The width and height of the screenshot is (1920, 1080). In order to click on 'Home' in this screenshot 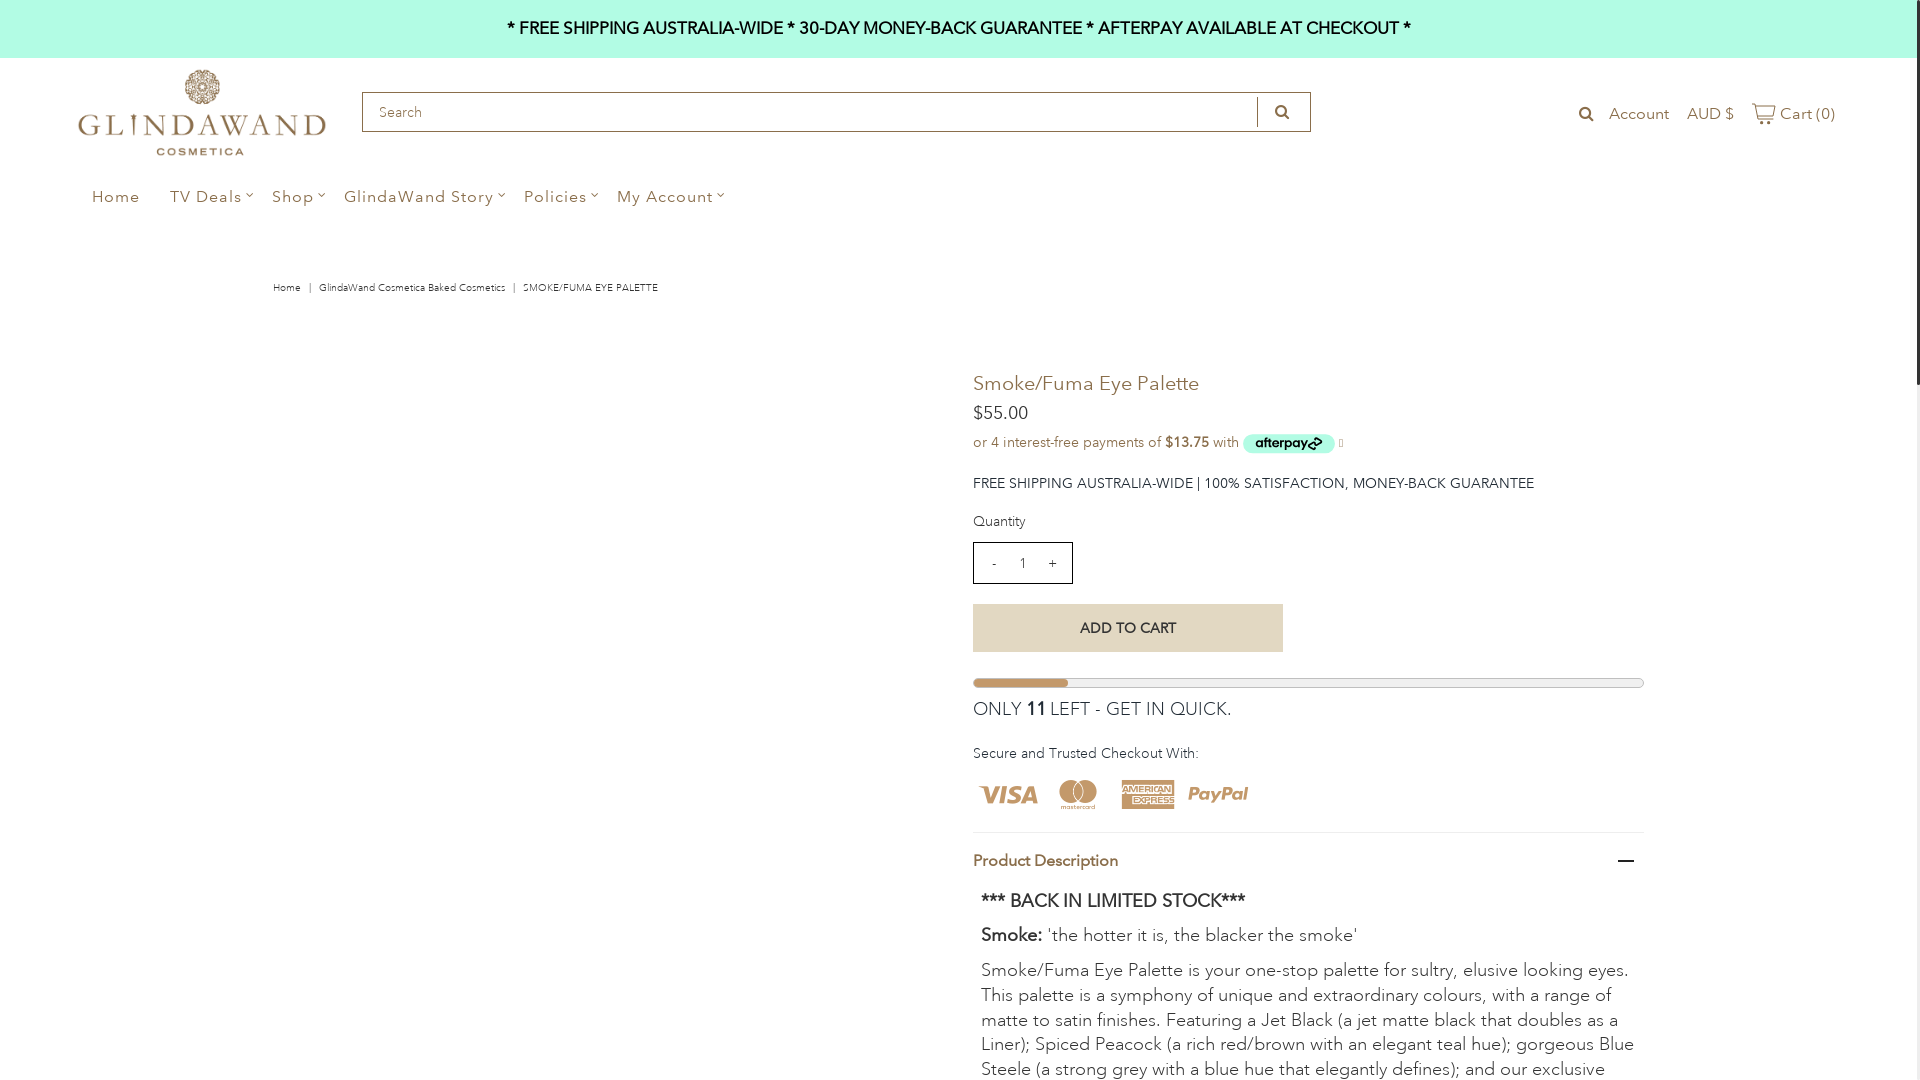, I will do `click(114, 196)`.